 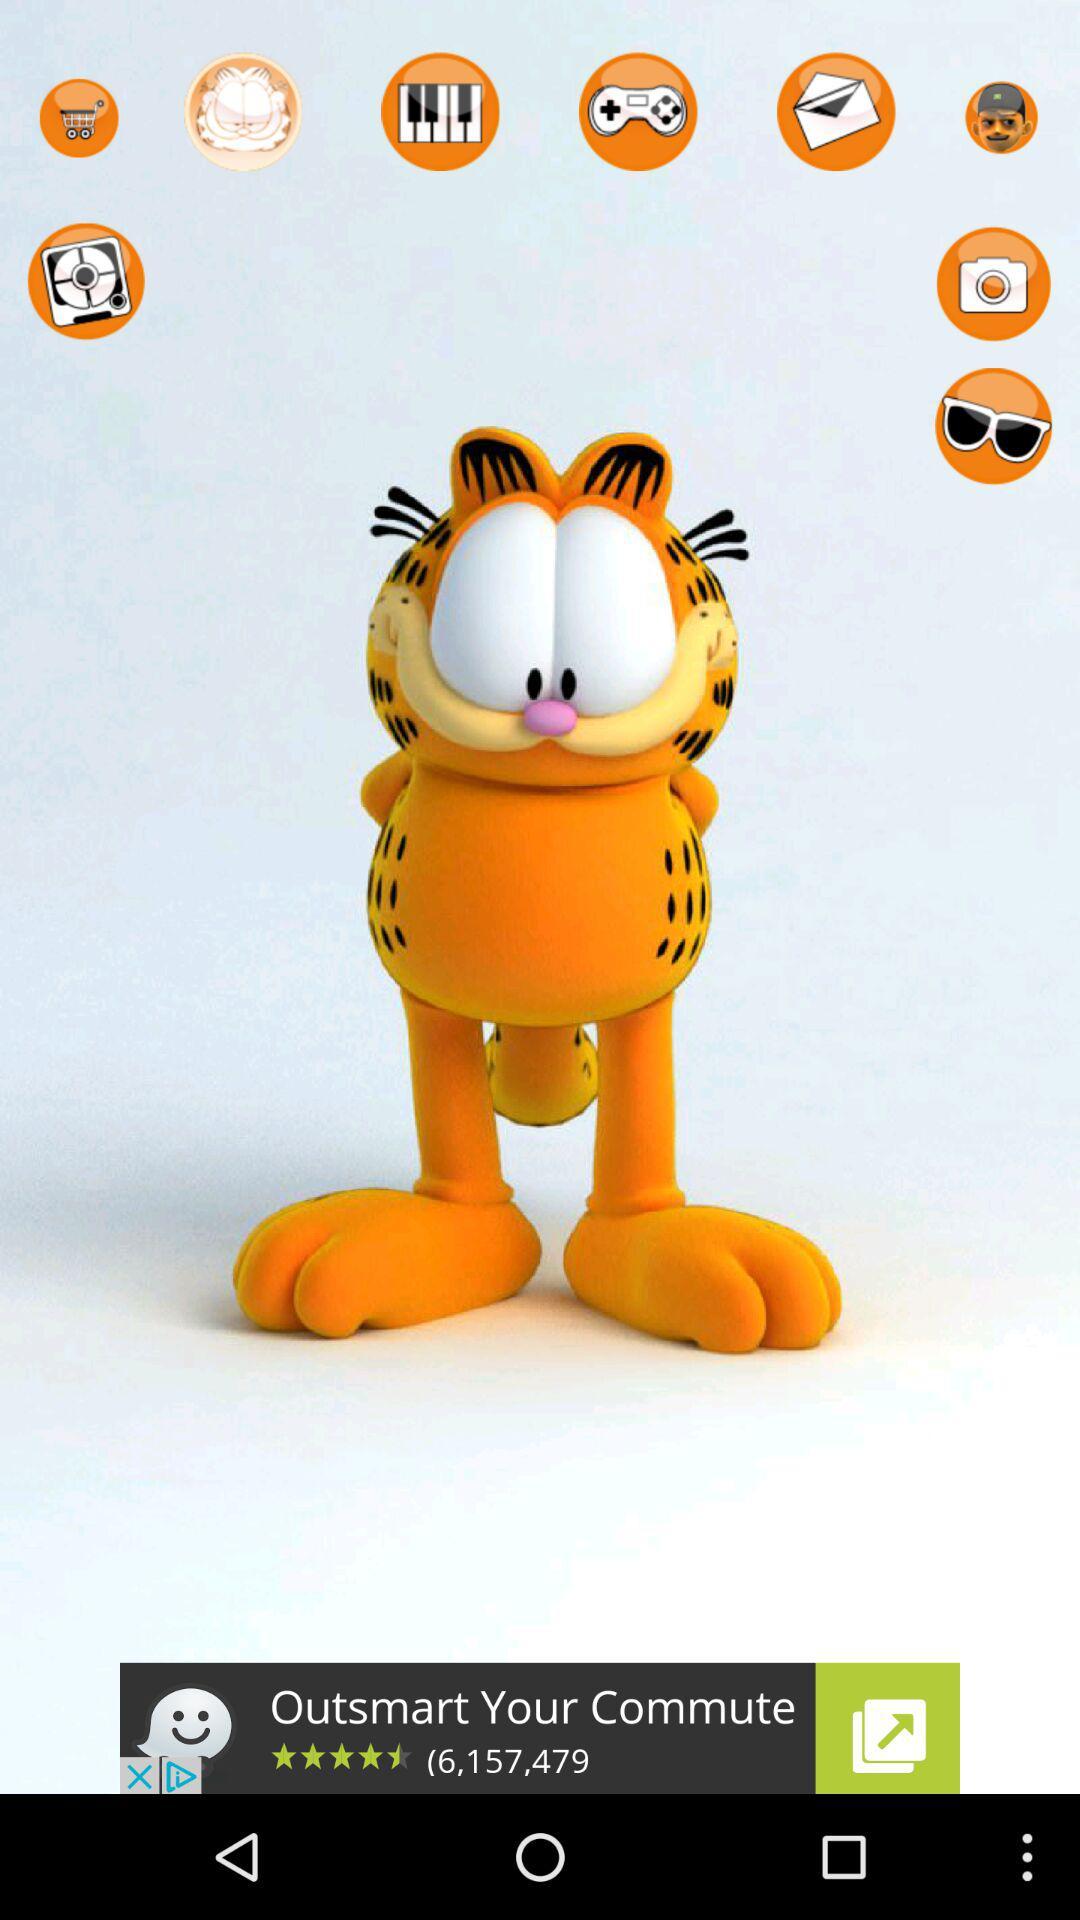 I want to click on the delete icon, so click(x=439, y=118).